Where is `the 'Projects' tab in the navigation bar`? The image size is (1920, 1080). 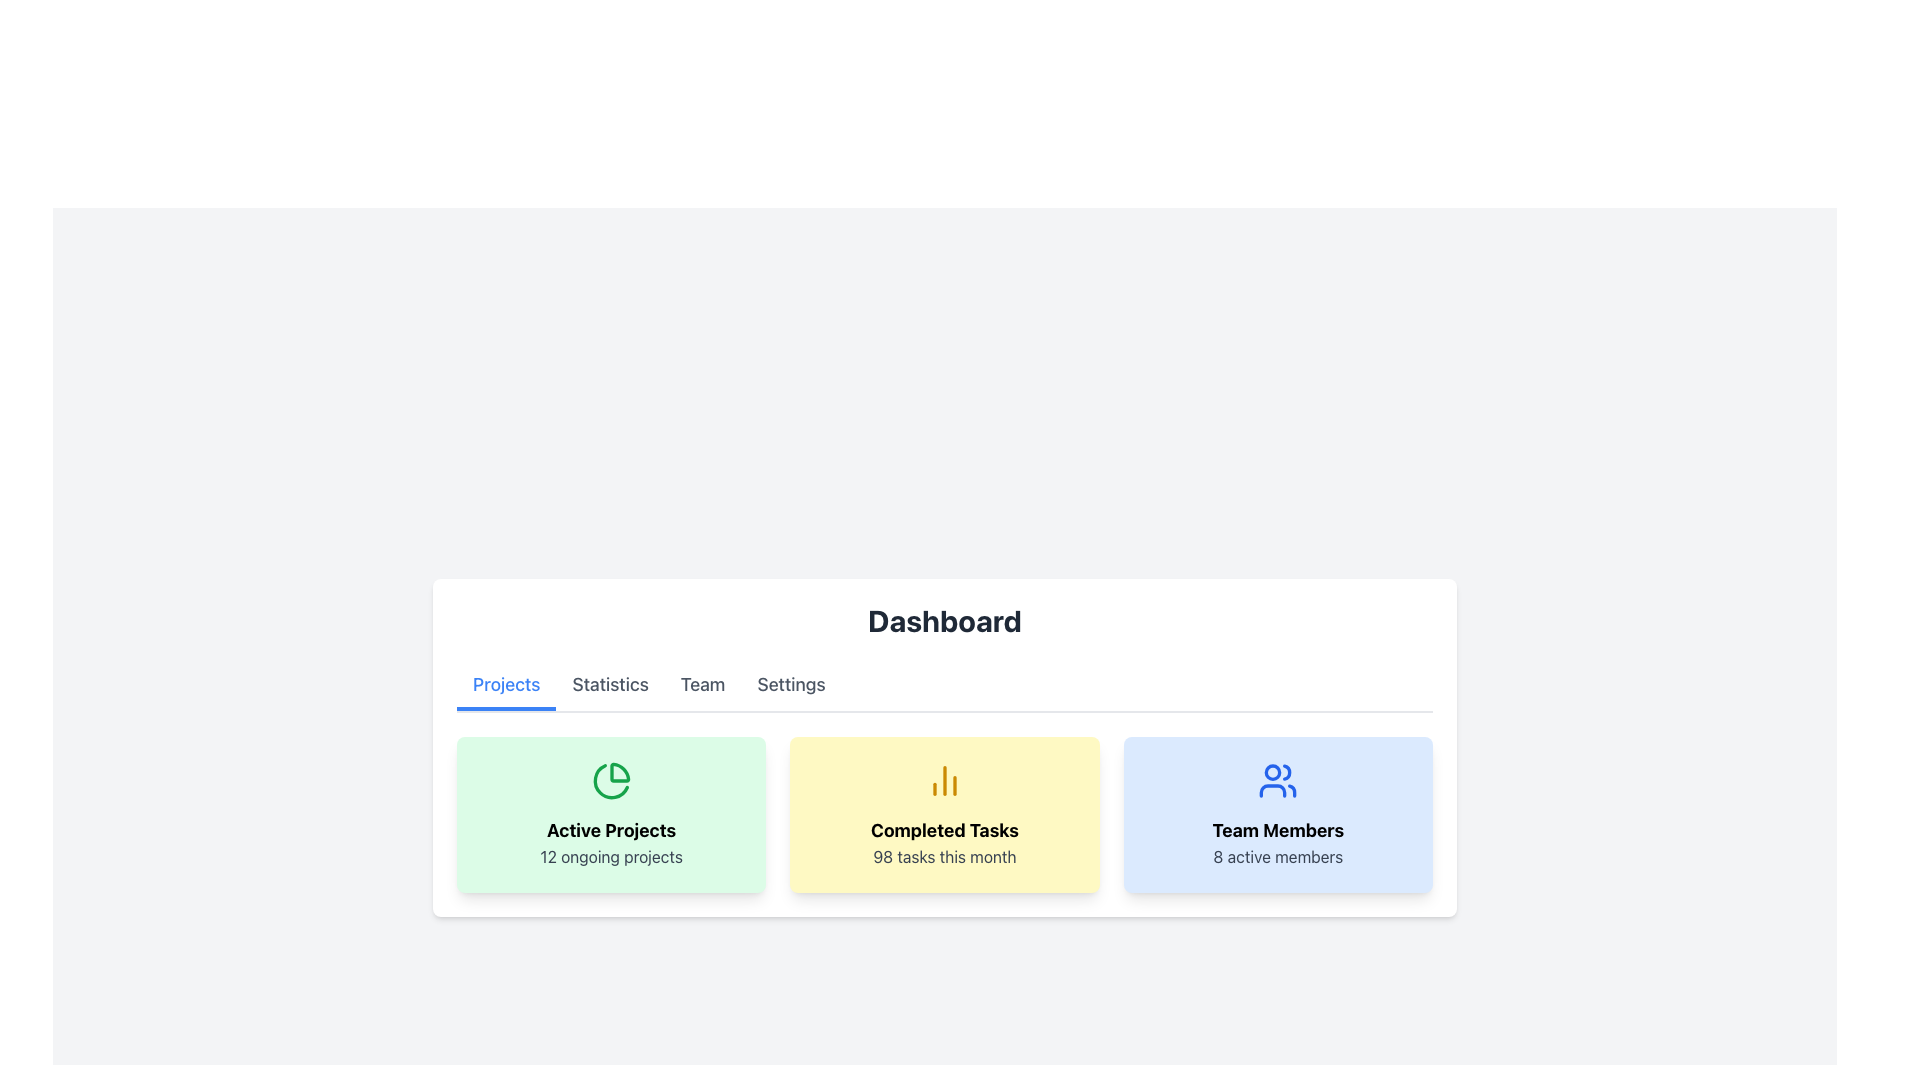
the 'Projects' tab in the navigation bar is located at coordinates (506, 685).